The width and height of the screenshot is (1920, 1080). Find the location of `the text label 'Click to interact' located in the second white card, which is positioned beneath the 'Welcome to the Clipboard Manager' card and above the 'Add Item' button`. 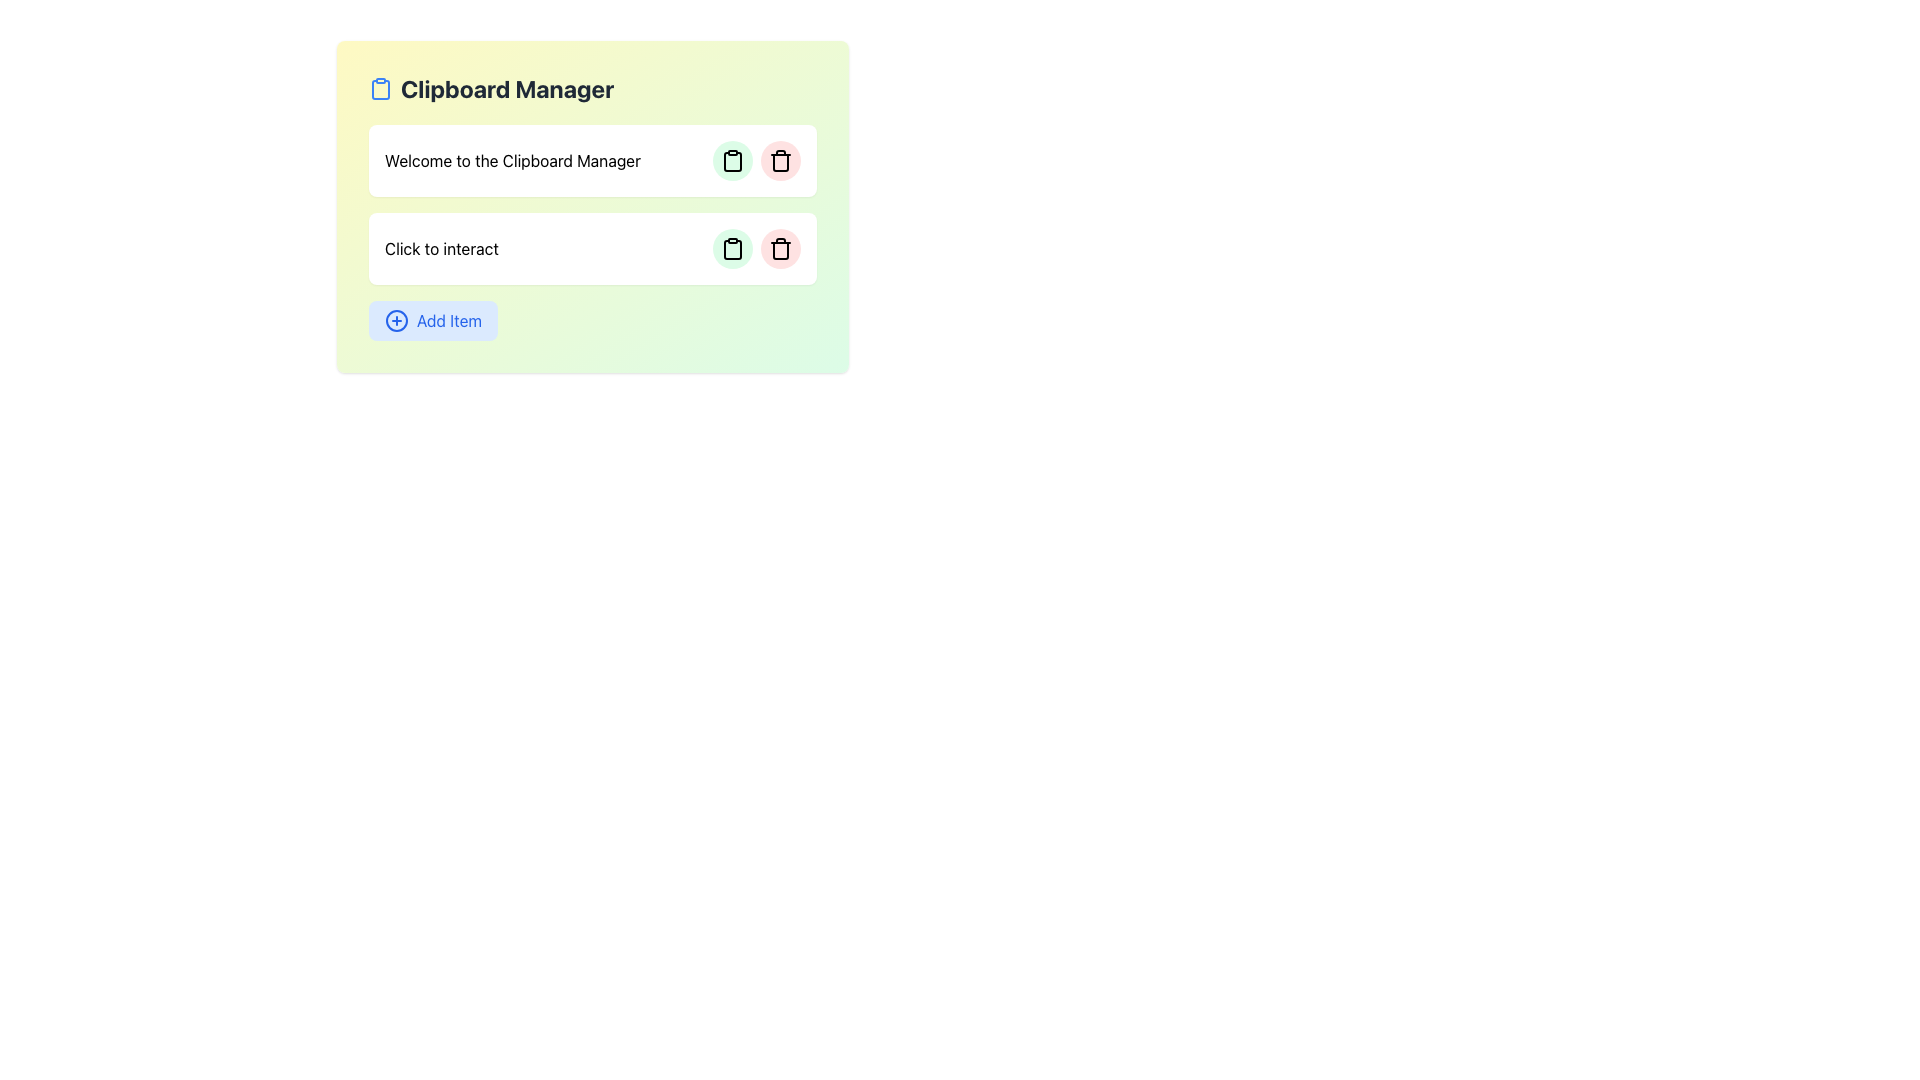

the text label 'Click to interact' located in the second white card, which is positioned beneath the 'Welcome to the Clipboard Manager' card and above the 'Add Item' button is located at coordinates (440, 248).